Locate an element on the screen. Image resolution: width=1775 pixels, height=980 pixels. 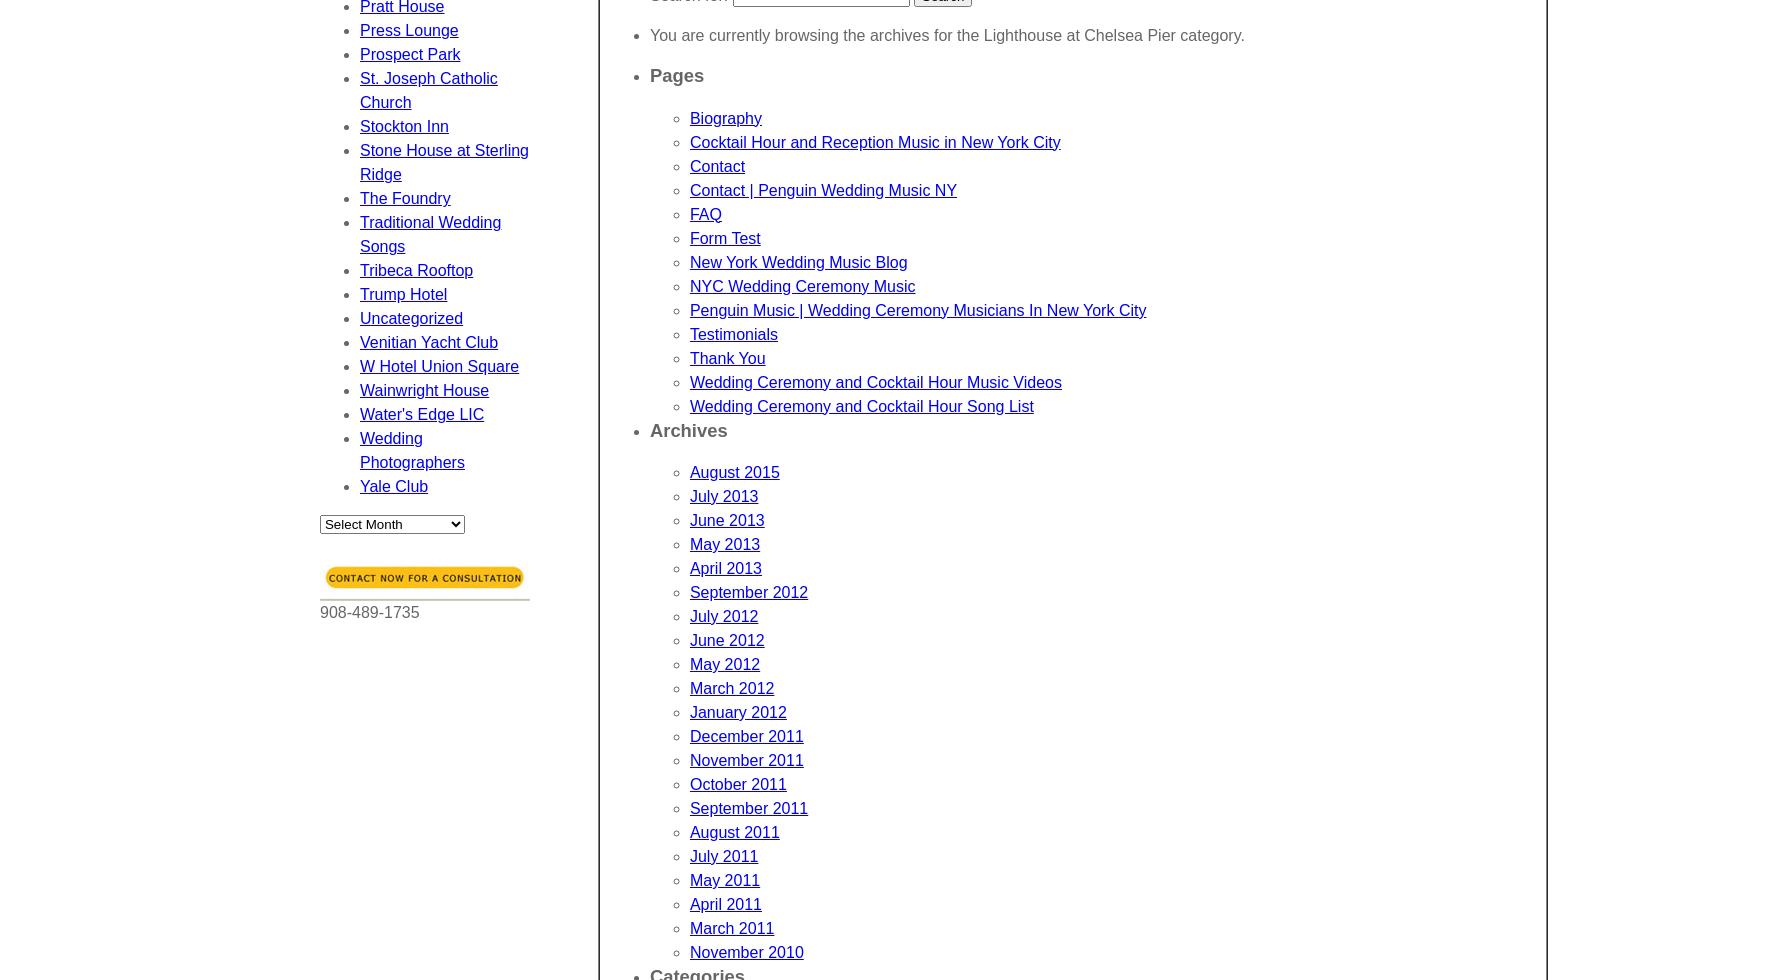
'Yale Club' is located at coordinates (392, 486).